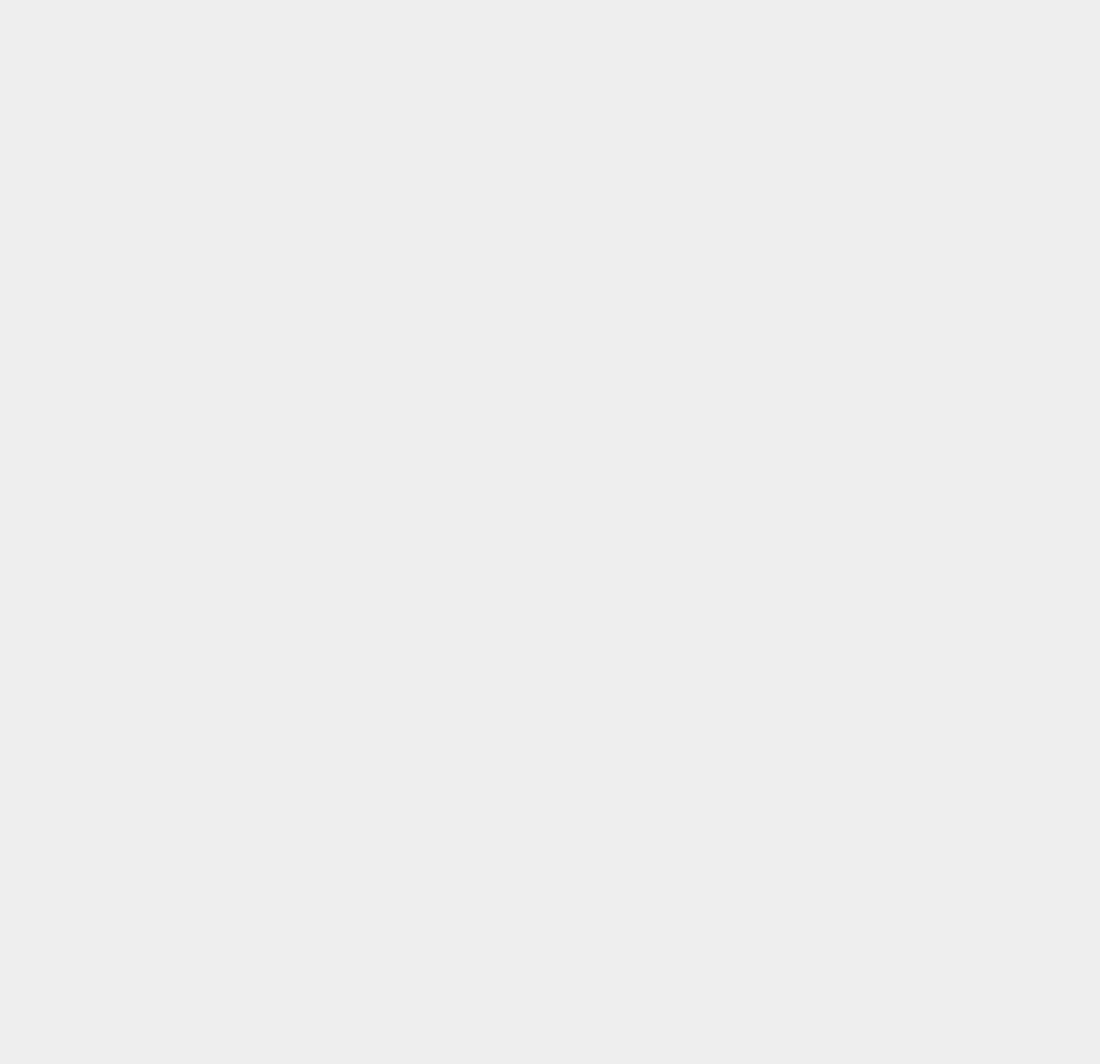  What do you see at coordinates (778, 775) in the screenshot?
I see `'NFC'` at bounding box center [778, 775].